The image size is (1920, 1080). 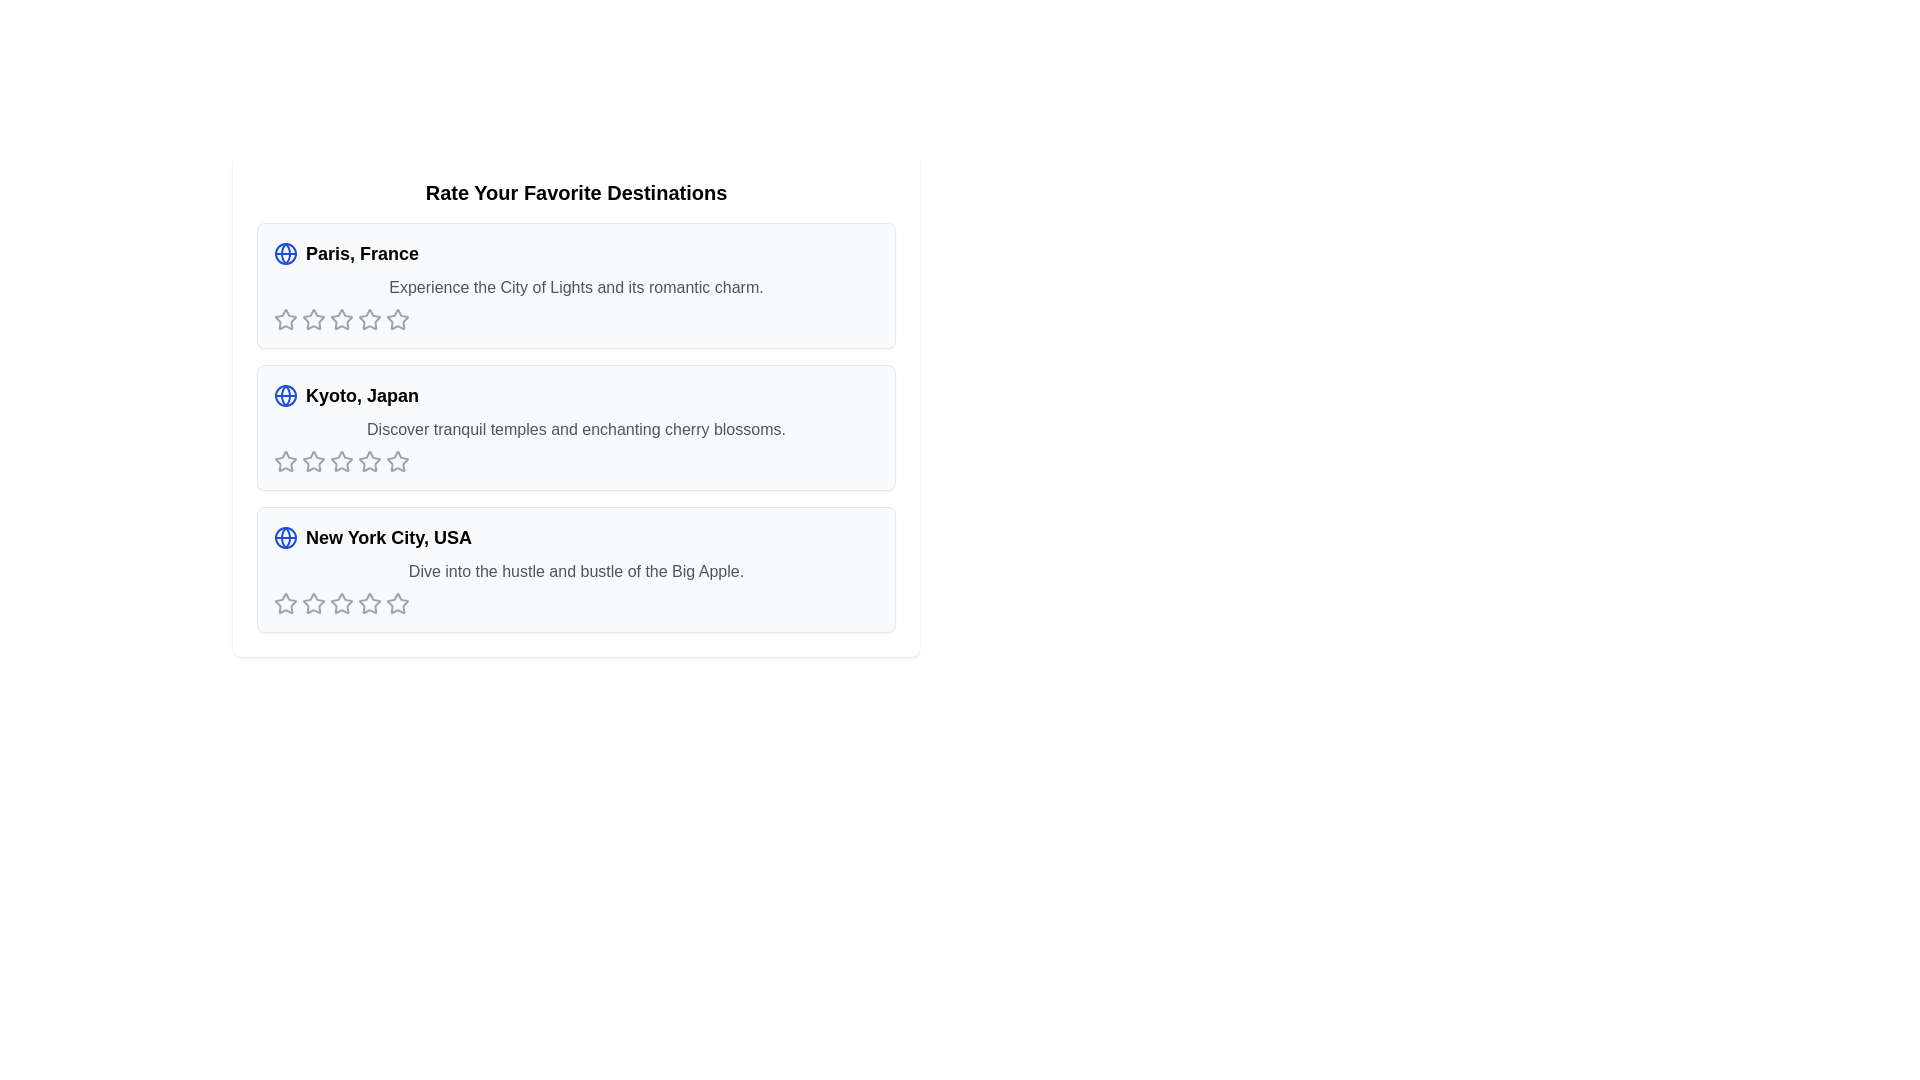 What do you see at coordinates (312, 462) in the screenshot?
I see `the third star icon in the rating row of the 'Kyoto, Japan' section` at bounding box center [312, 462].